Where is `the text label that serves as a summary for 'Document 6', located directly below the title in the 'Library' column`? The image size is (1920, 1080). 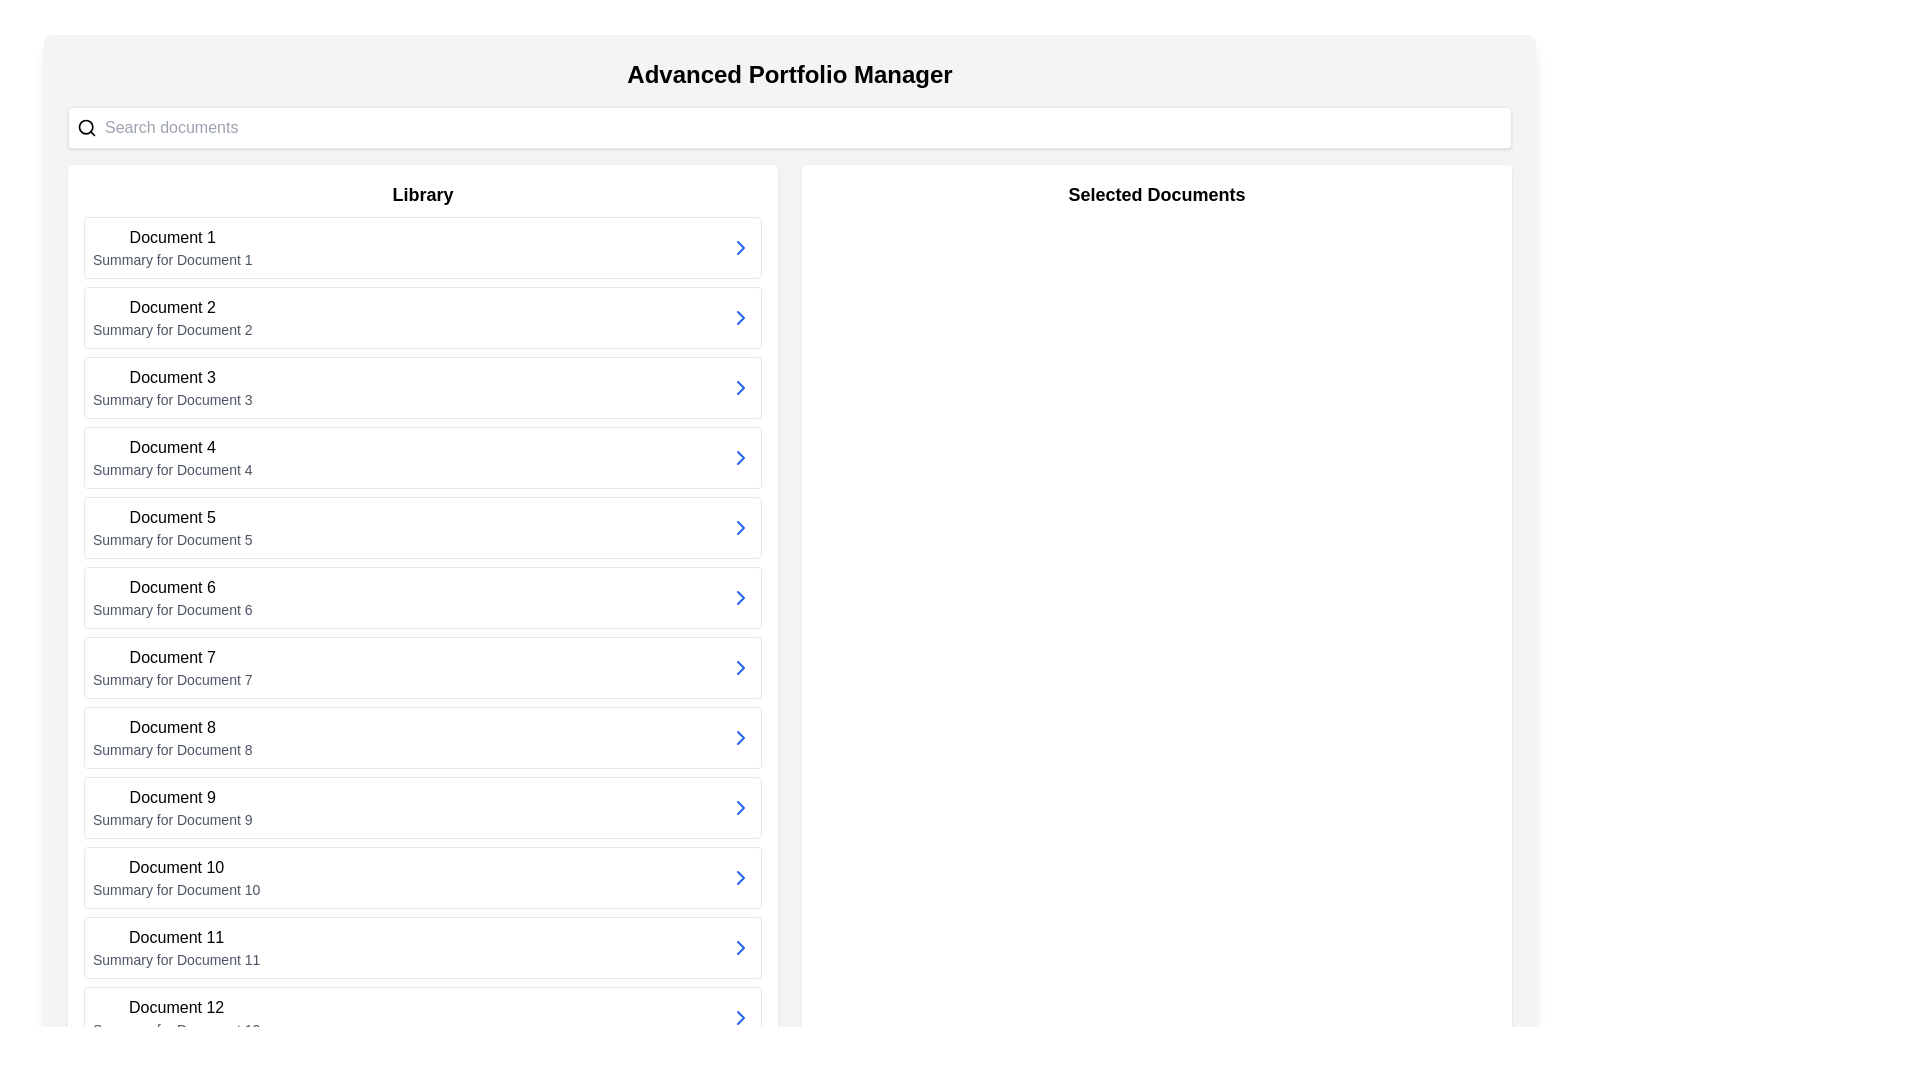 the text label that serves as a summary for 'Document 6', located directly below the title in the 'Library' column is located at coordinates (172, 608).